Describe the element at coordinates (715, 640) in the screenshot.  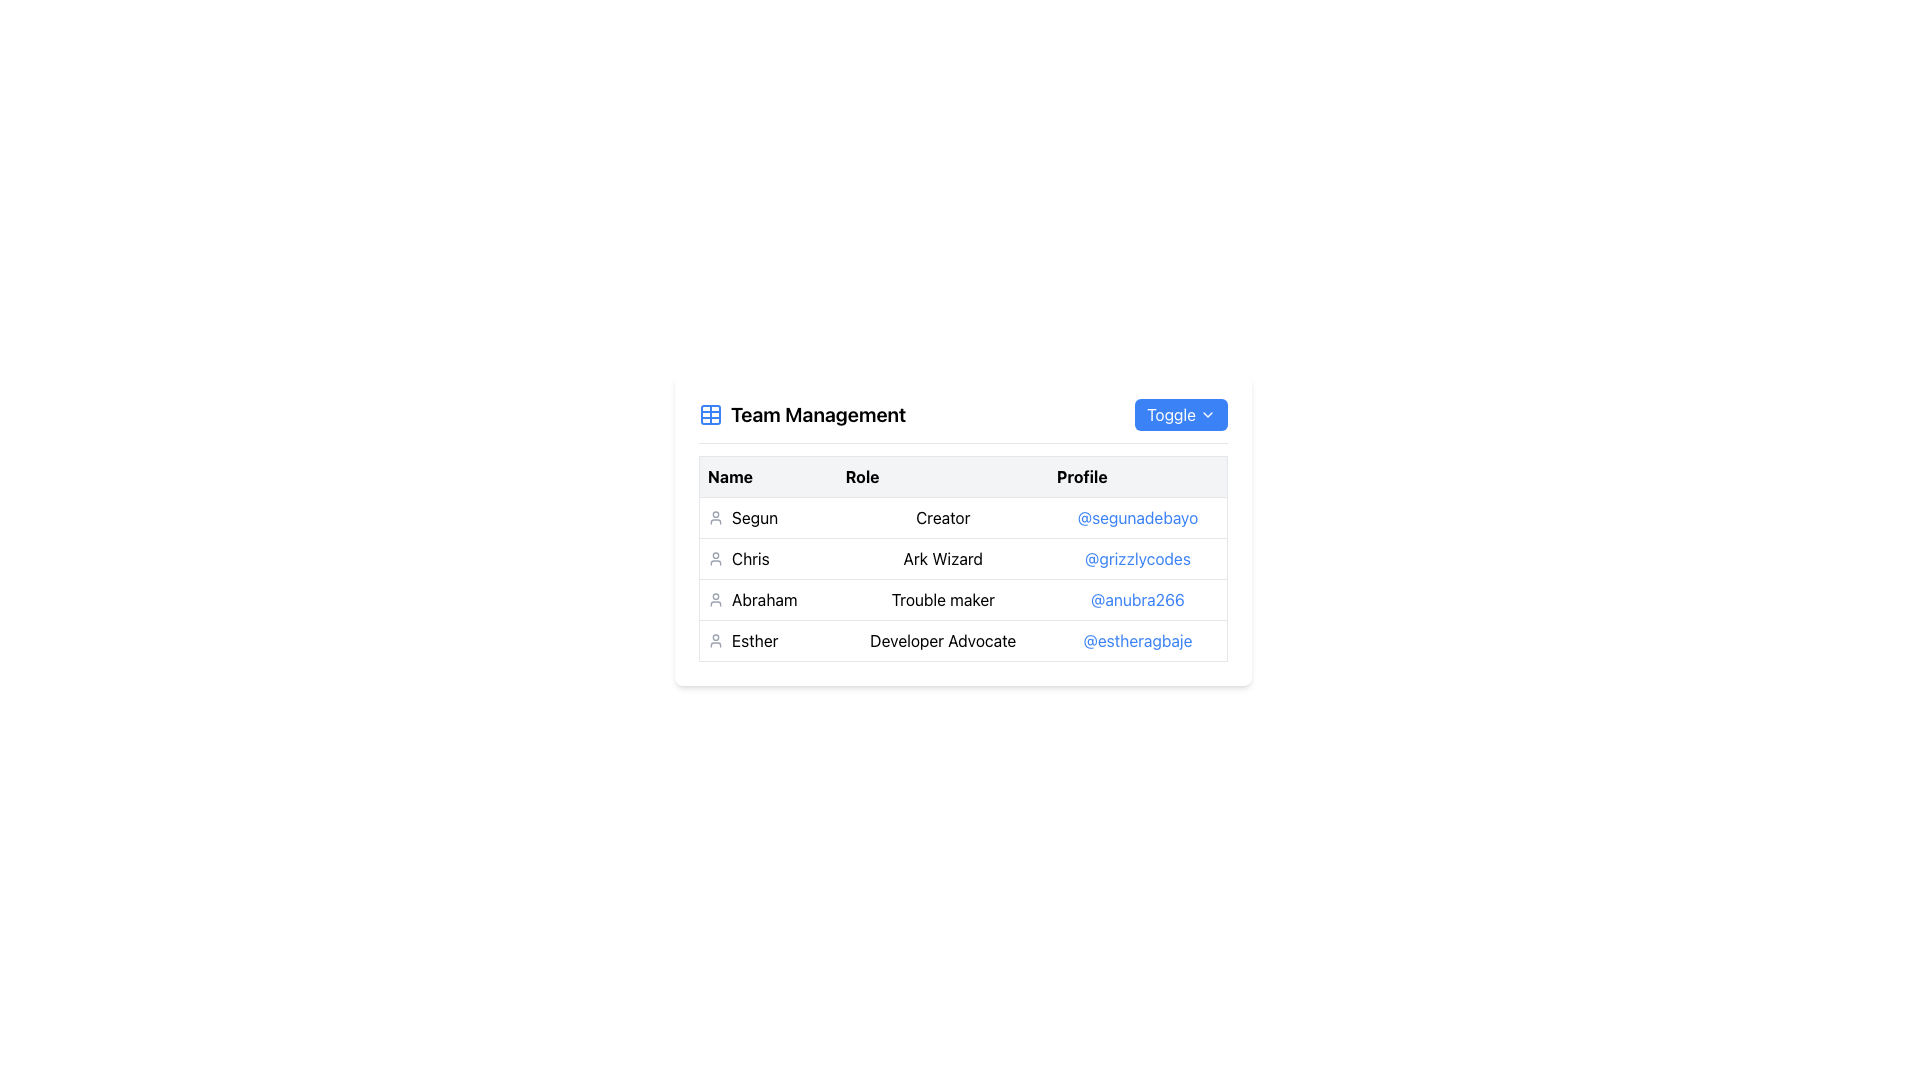
I see `the visual identifier icon for the user named 'Esther' located in the last row under the 'Name' column of the 'Team Management' table` at that location.